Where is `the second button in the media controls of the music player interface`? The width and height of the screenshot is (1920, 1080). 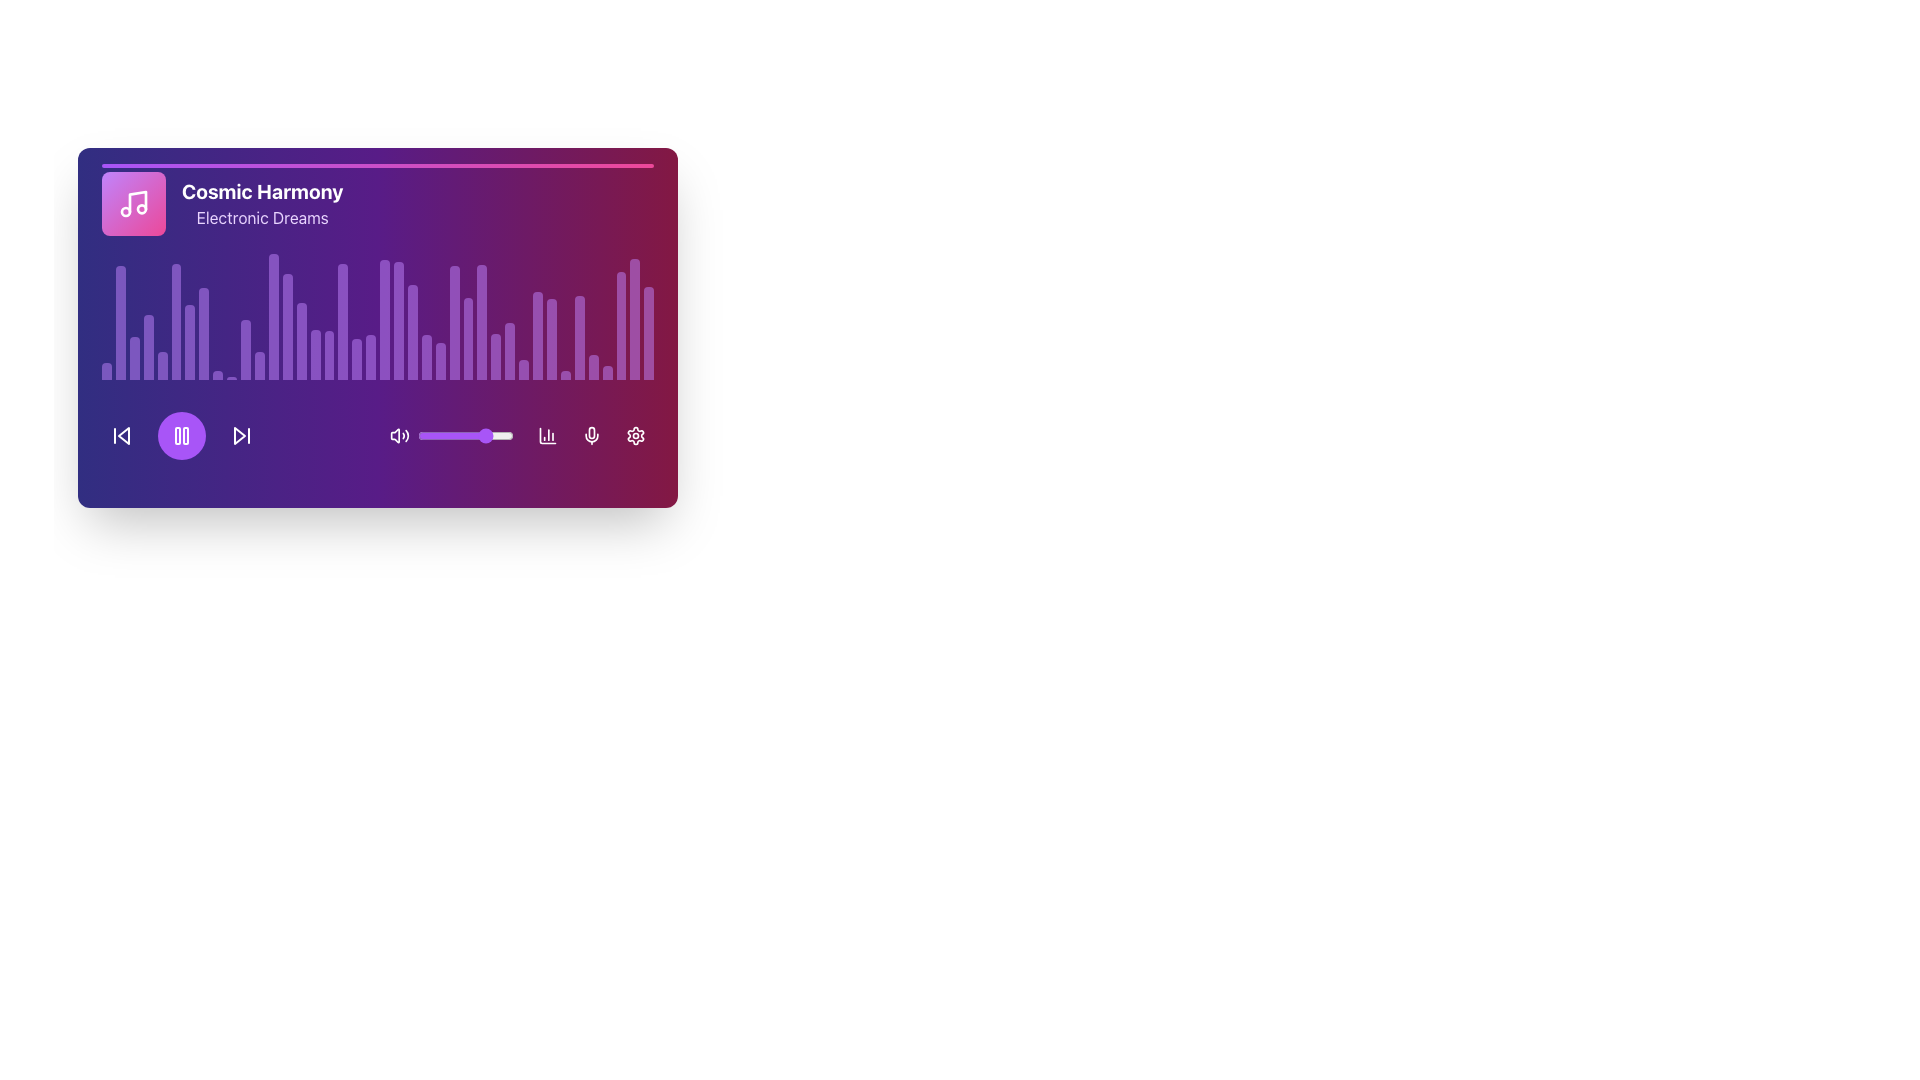 the second button in the media controls of the music player interface is located at coordinates (182, 434).